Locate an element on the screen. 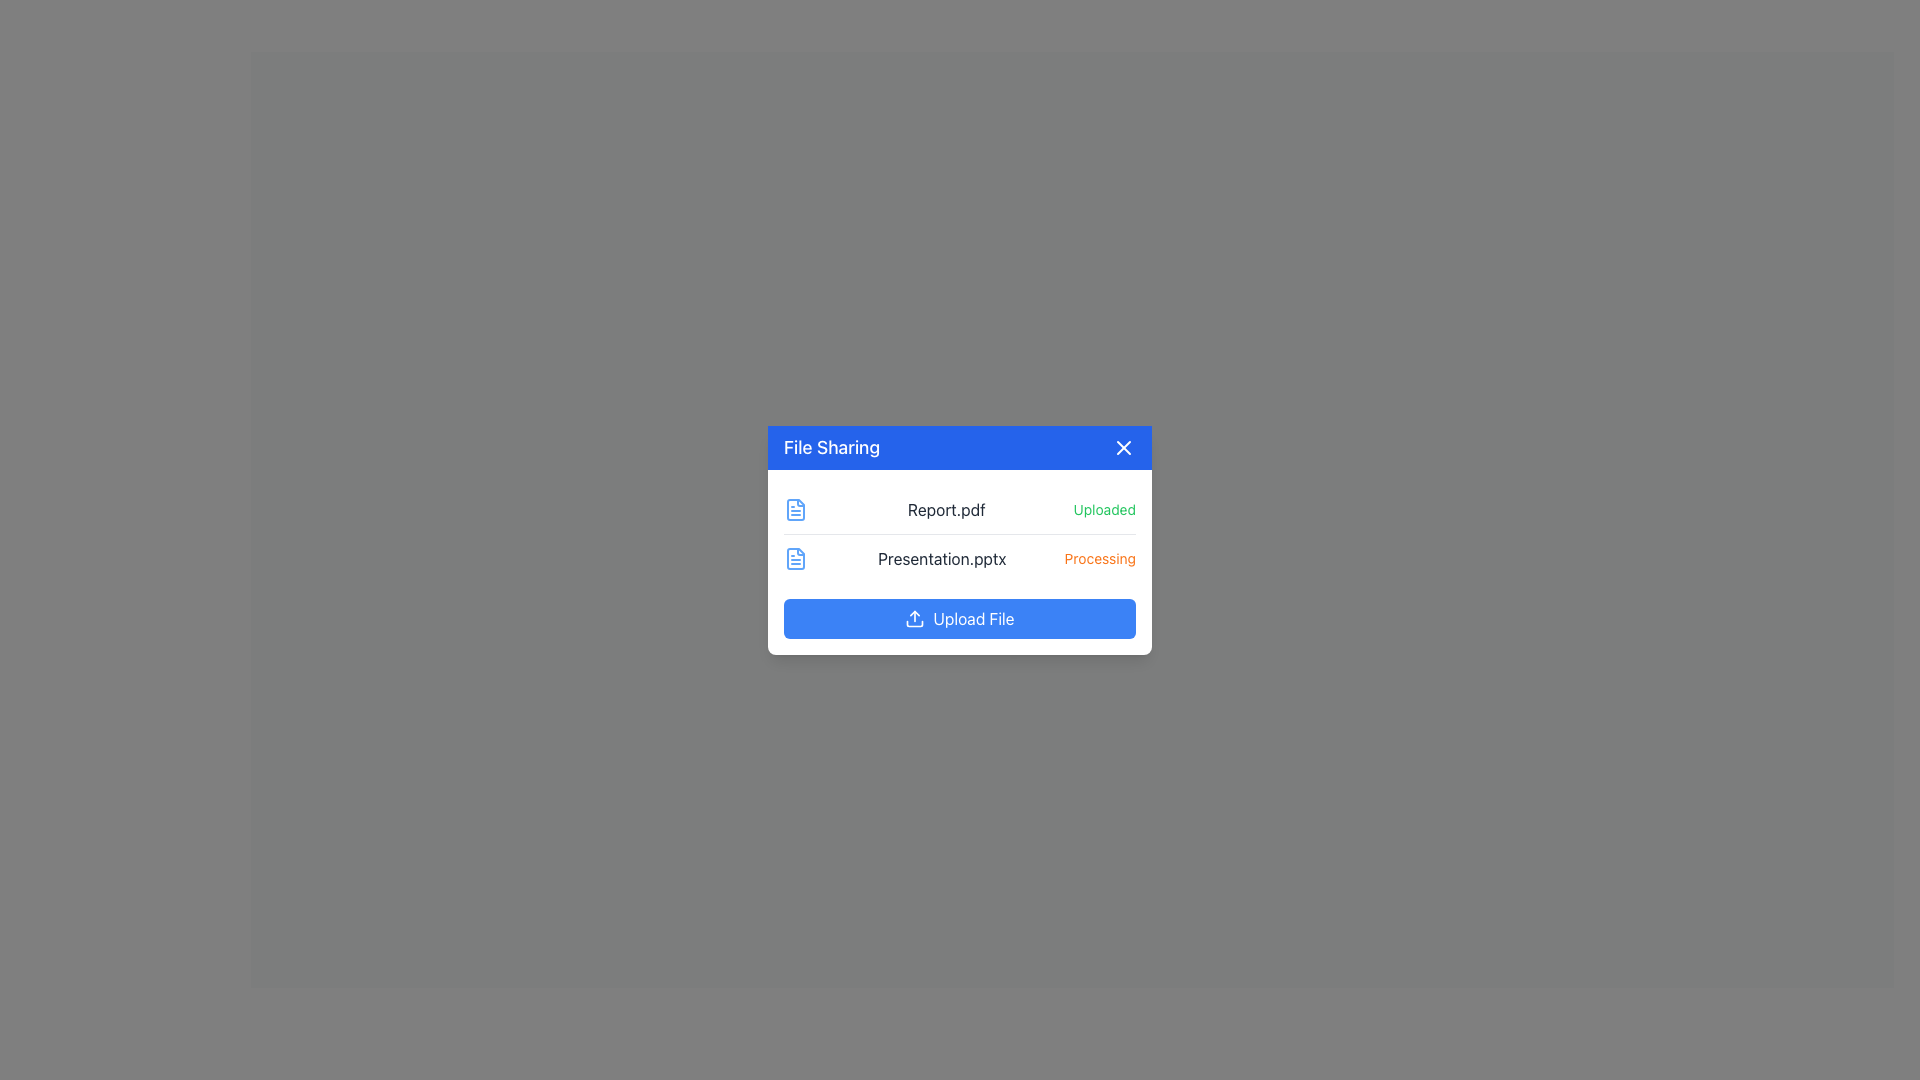  the text label displaying the filename 'Presentation.pptx' which is positioned before the 'Processing' label in the 'File Sharing' panel is located at coordinates (941, 558).